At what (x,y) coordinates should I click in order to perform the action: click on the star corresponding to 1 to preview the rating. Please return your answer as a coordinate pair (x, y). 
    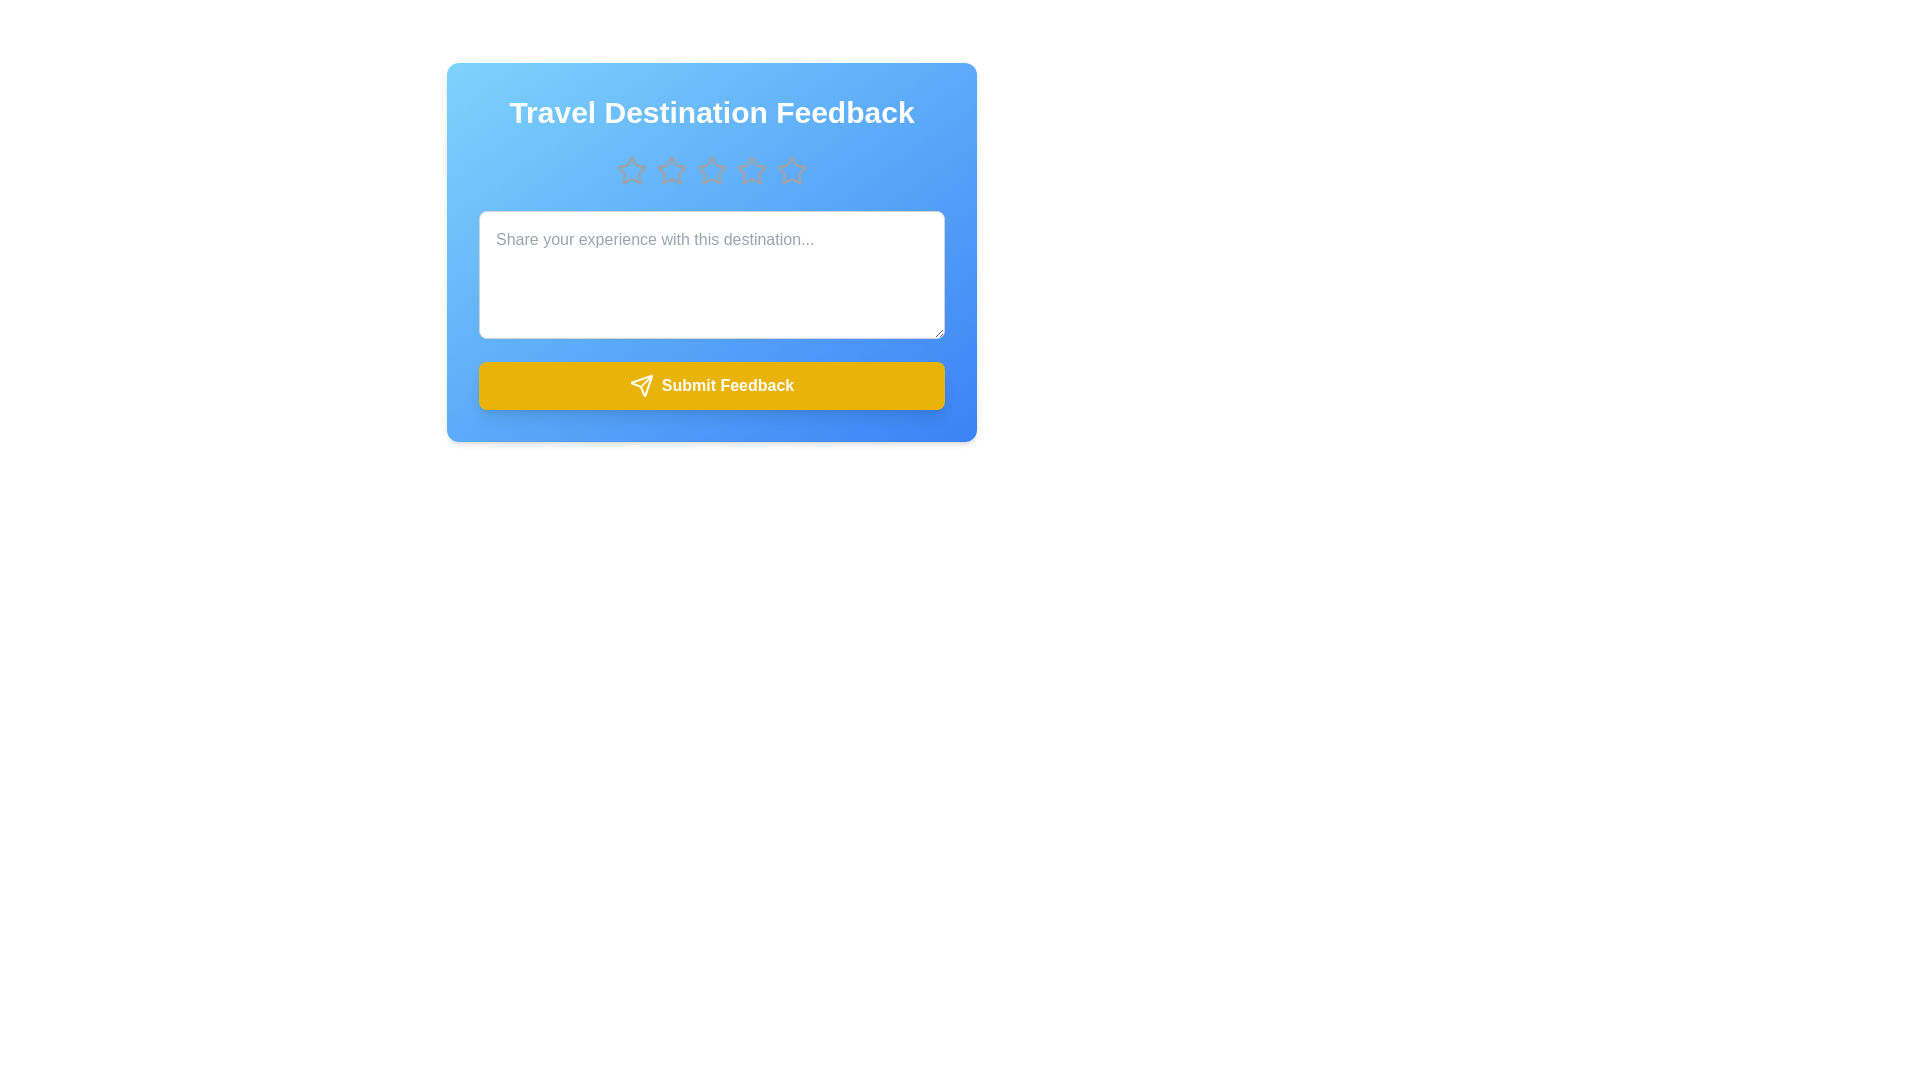
    Looking at the image, I should click on (631, 169).